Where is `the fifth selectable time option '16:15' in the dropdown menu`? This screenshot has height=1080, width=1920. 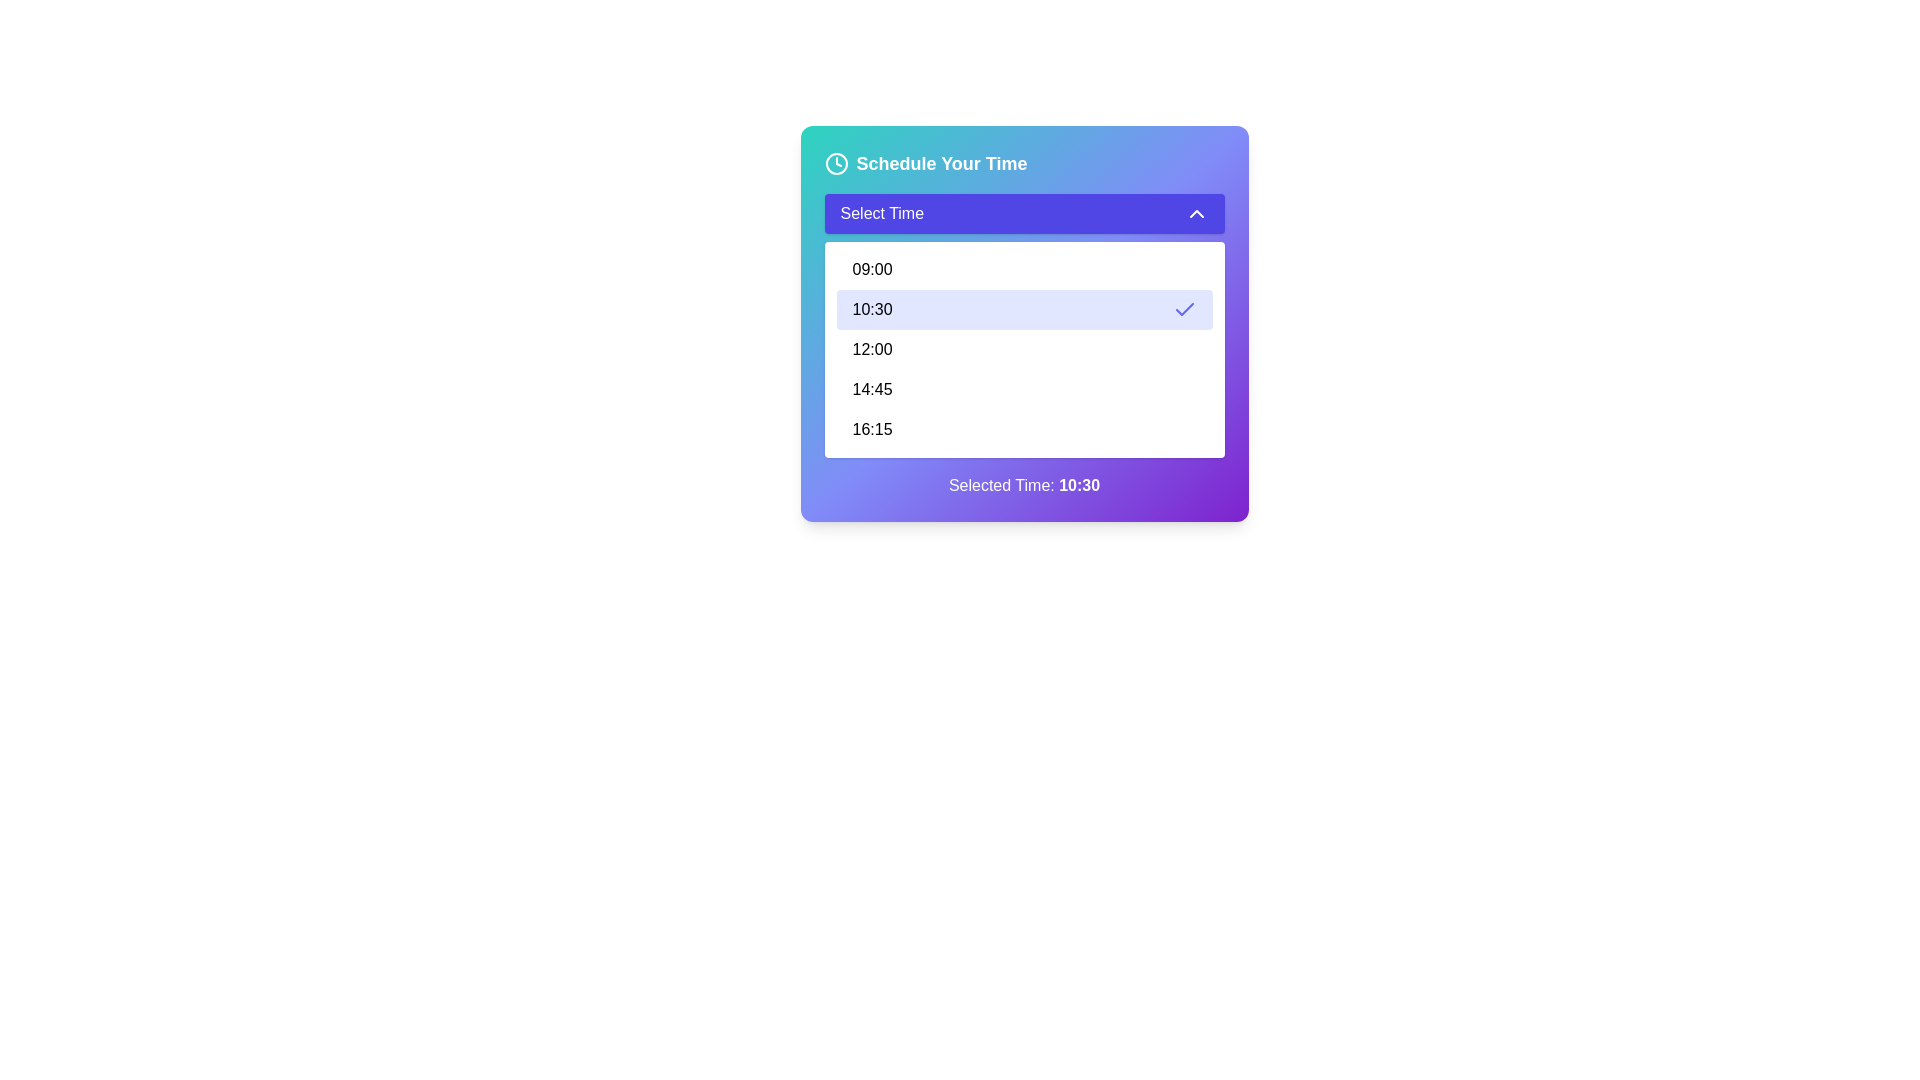 the fifth selectable time option '16:15' in the dropdown menu is located at coordinates (1024, 428).